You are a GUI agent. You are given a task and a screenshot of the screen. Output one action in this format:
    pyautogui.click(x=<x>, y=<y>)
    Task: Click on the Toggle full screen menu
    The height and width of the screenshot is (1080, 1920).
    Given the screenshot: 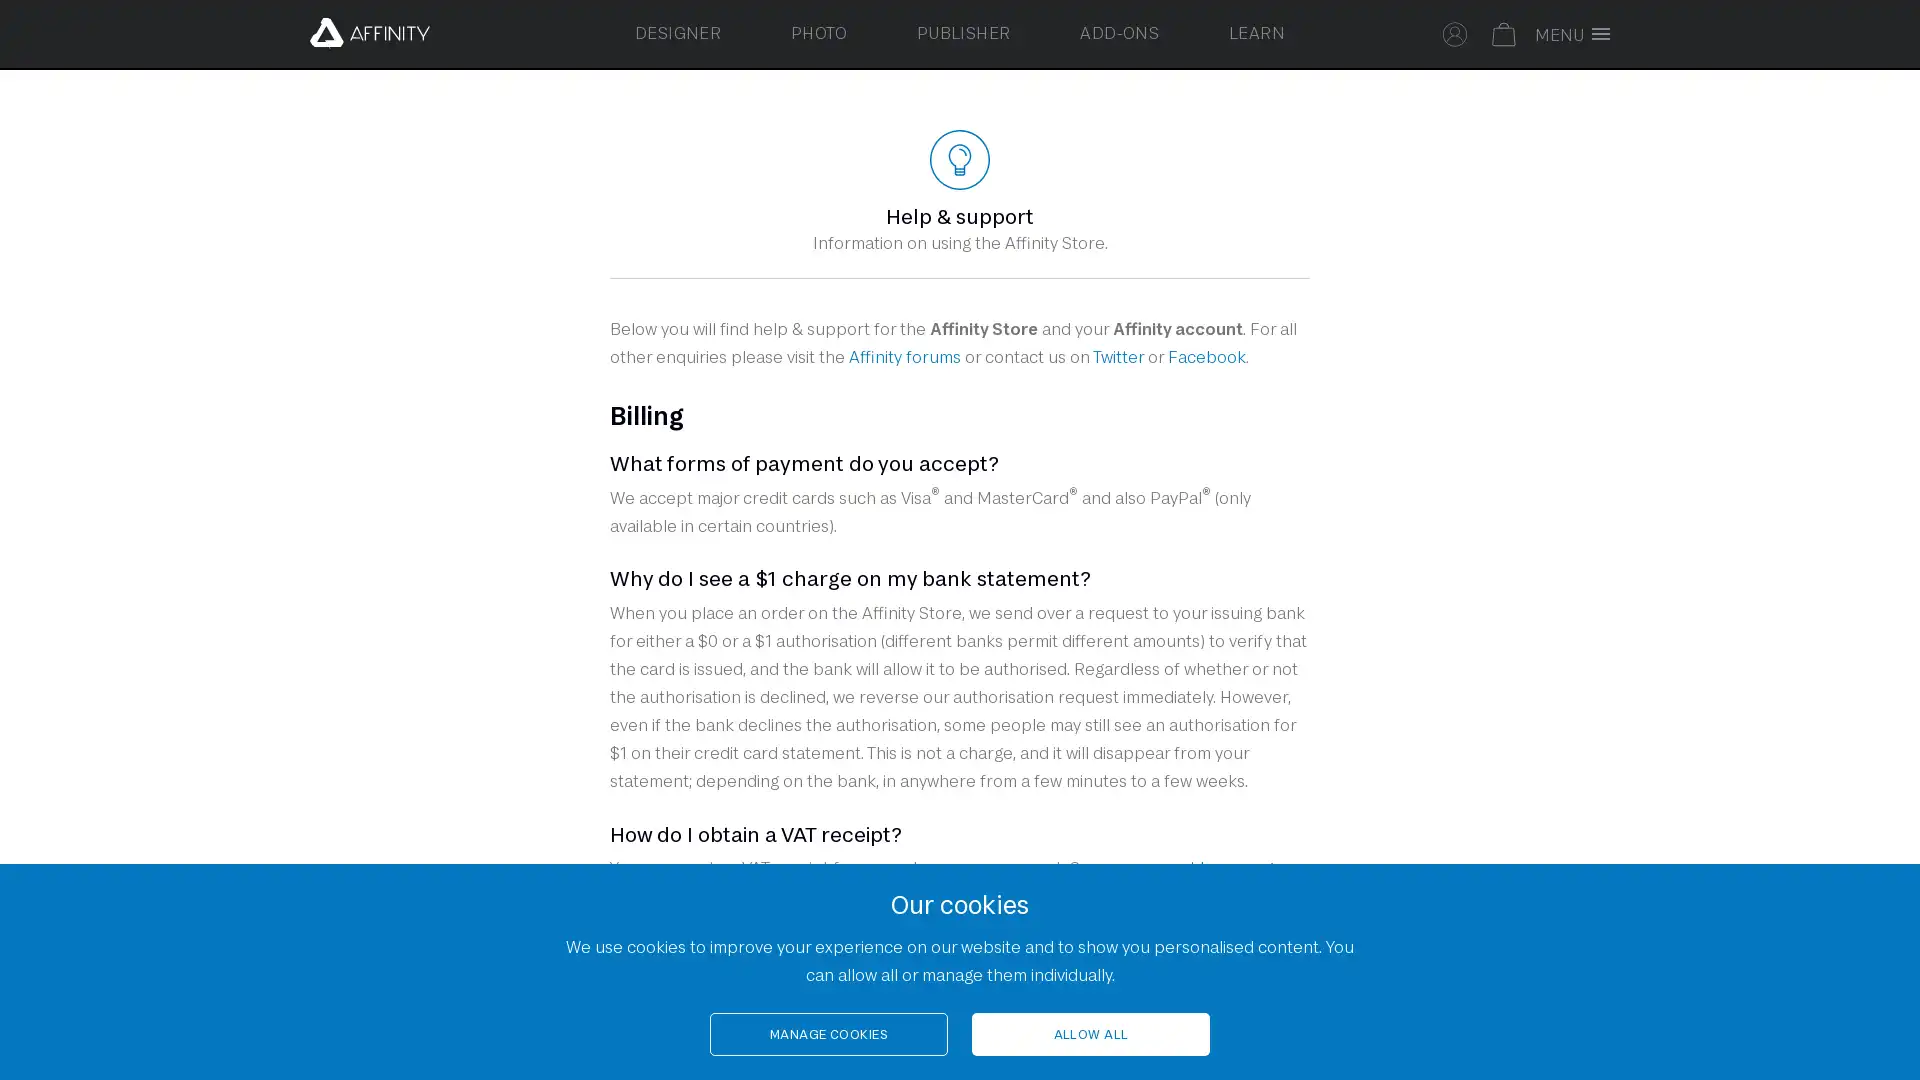 What is the action you would take?
    pyautogui.click(x=1577, y=34)
    